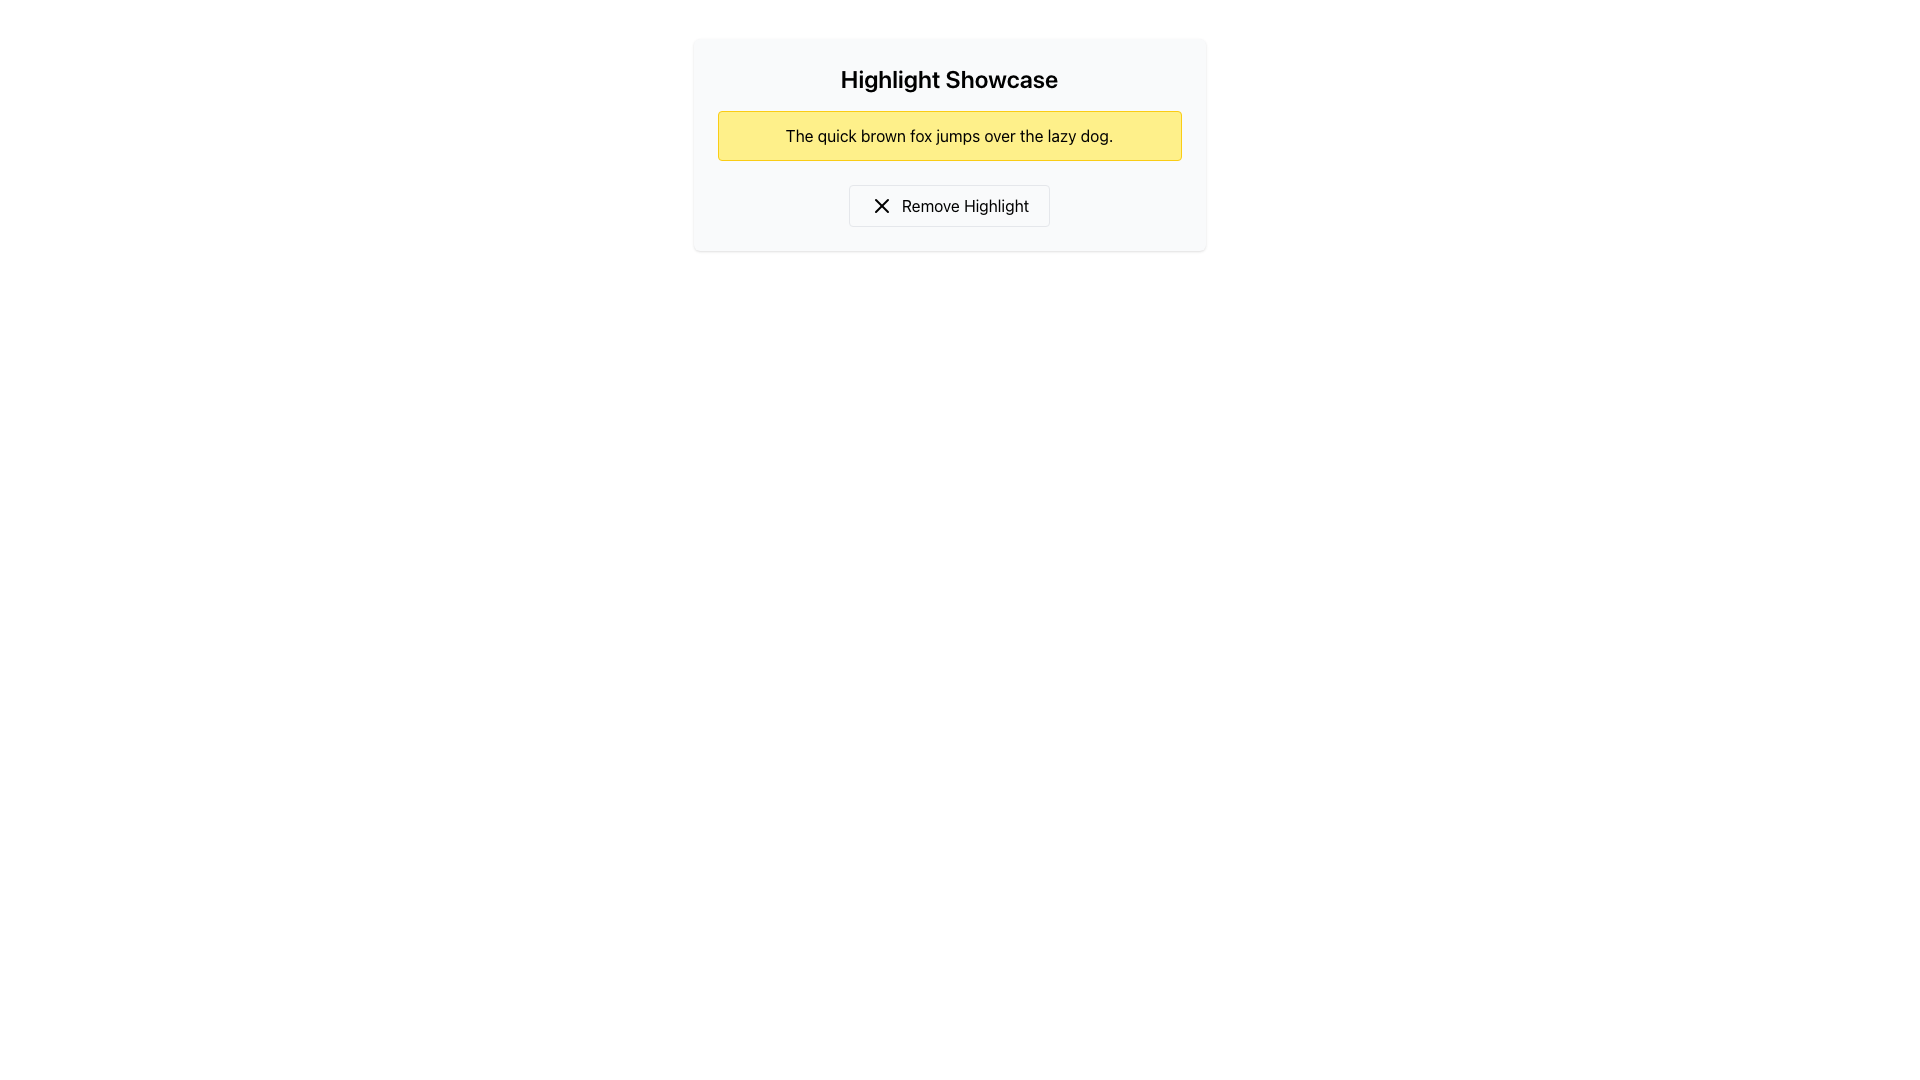 This screenshot has height=1080, width=1920. Describe the element at coordinates (880, 205) in the screenshot. I see `the 'X' icon located inside the 'Remove Highlight' button, which is styled with black strokes and positioned towards the left side of the button's content area` at that location.